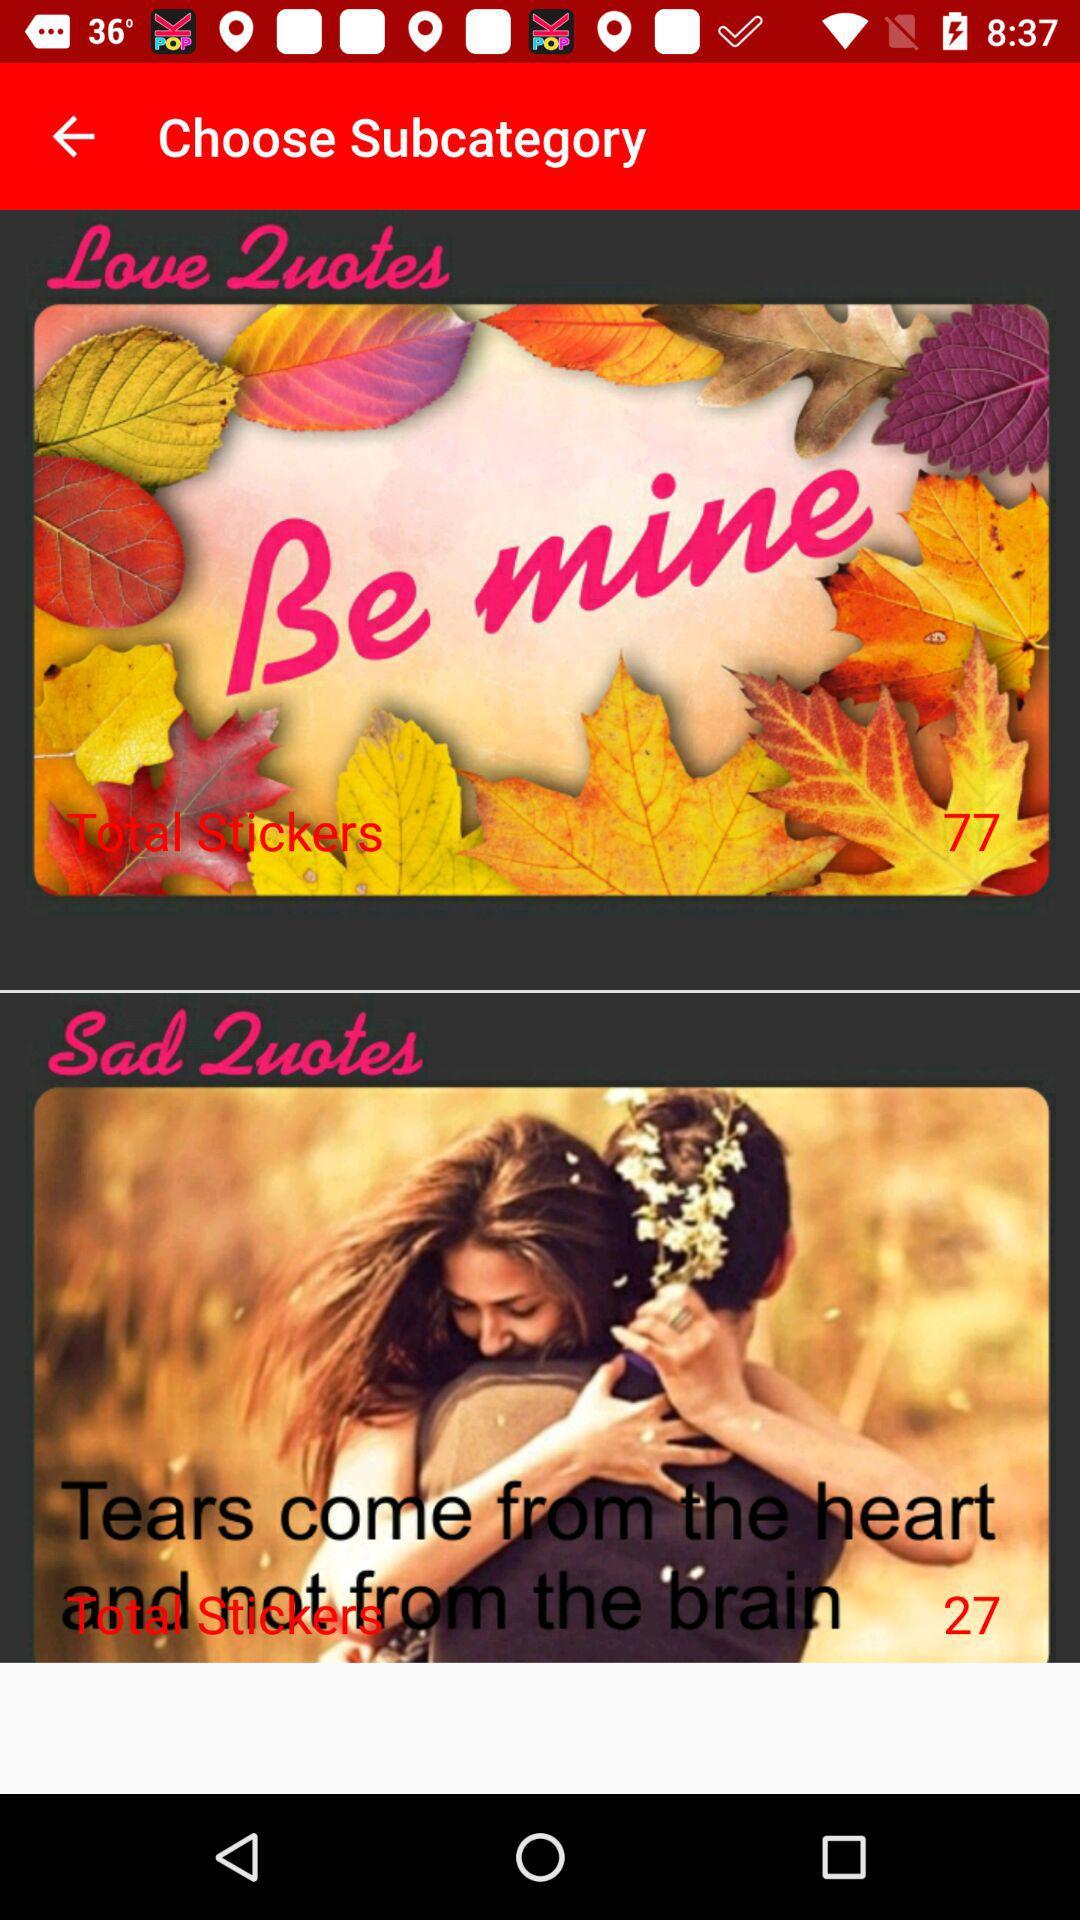  What do you see at coordinates (72, 135) in the screenshot?
I see `item to the left of the choose subcategory` at bounding box center [72, 135].